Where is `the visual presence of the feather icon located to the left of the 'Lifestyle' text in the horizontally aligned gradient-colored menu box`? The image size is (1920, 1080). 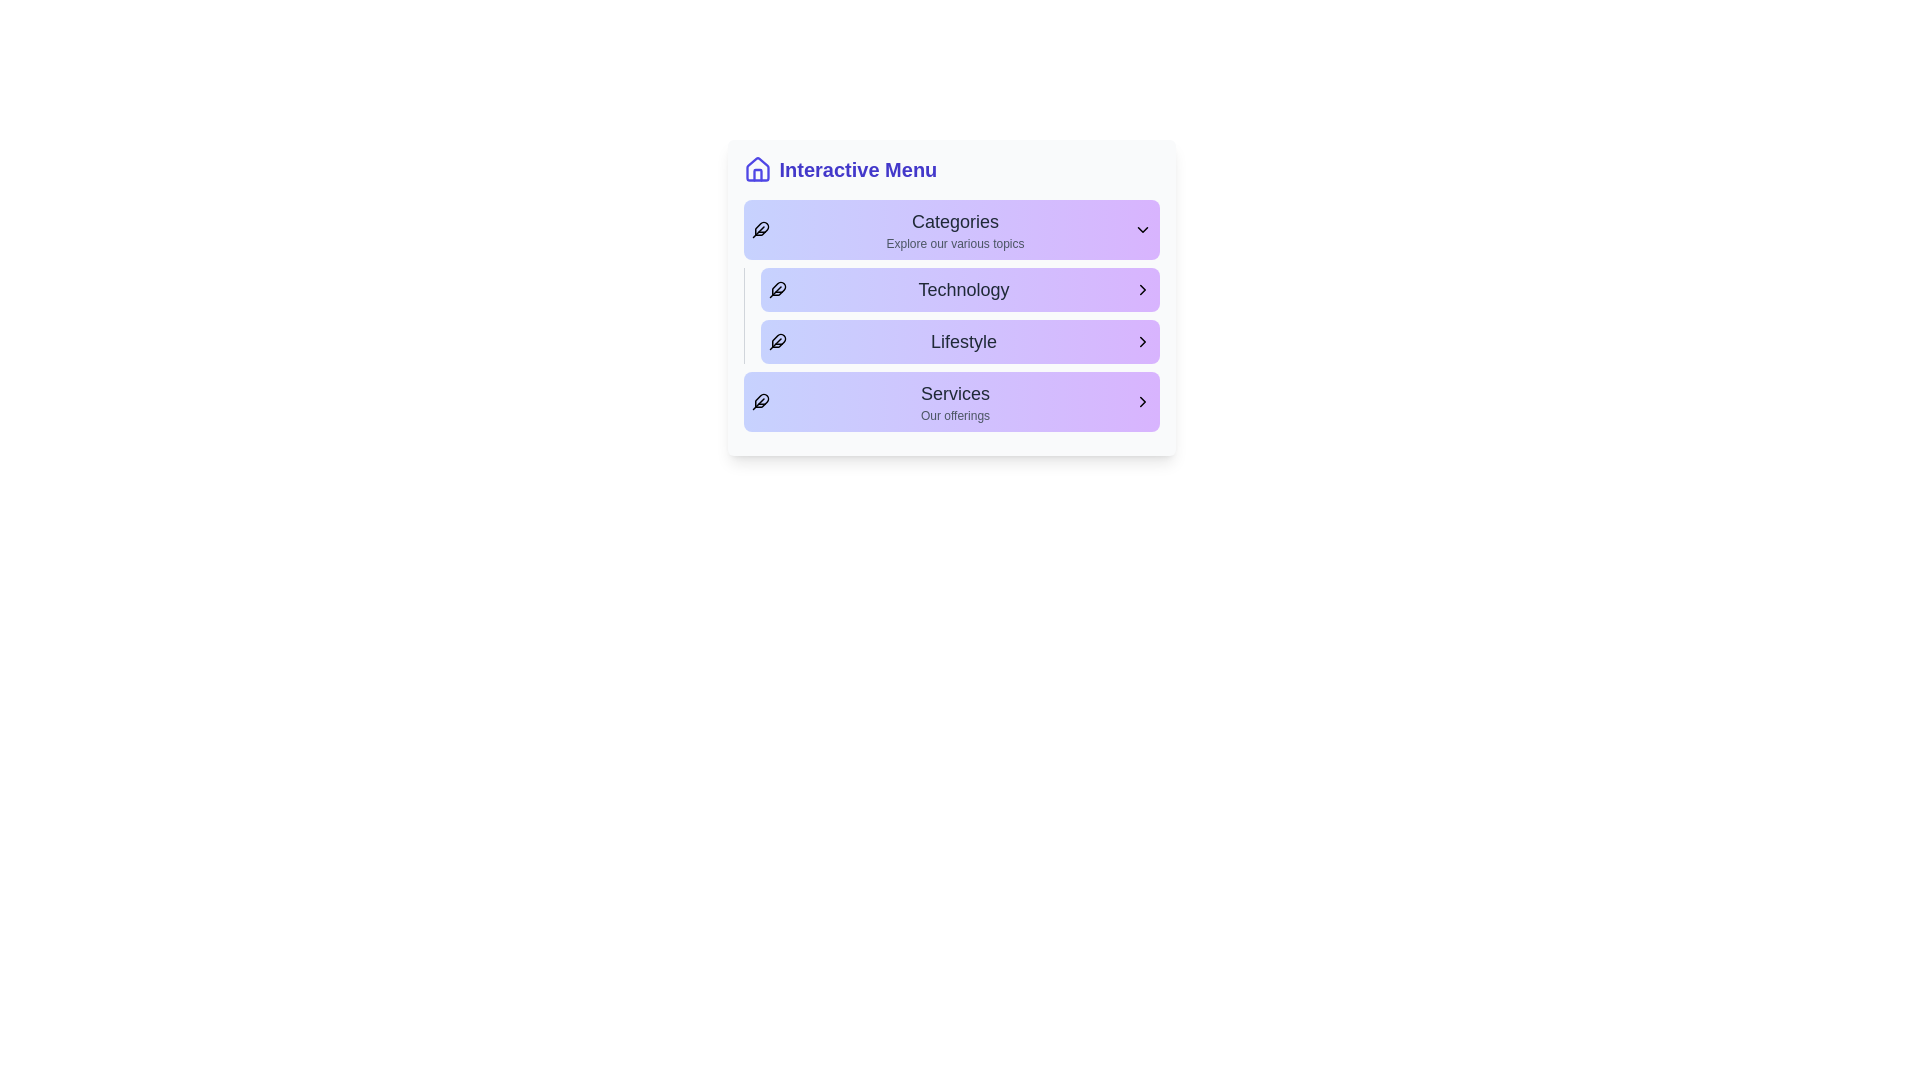
the visual presence of the feather icon located to the left of the 'Lifestyle' text in the horizontally aligned gradient-colored menu box is located at coordinates (776, 341).